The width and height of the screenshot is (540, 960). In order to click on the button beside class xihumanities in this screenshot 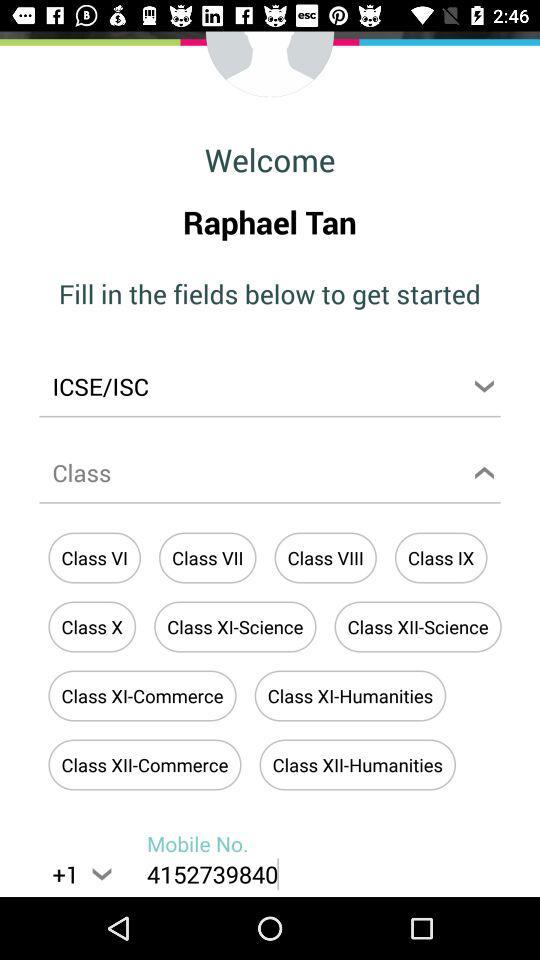, I will do `click(141, 696)`.